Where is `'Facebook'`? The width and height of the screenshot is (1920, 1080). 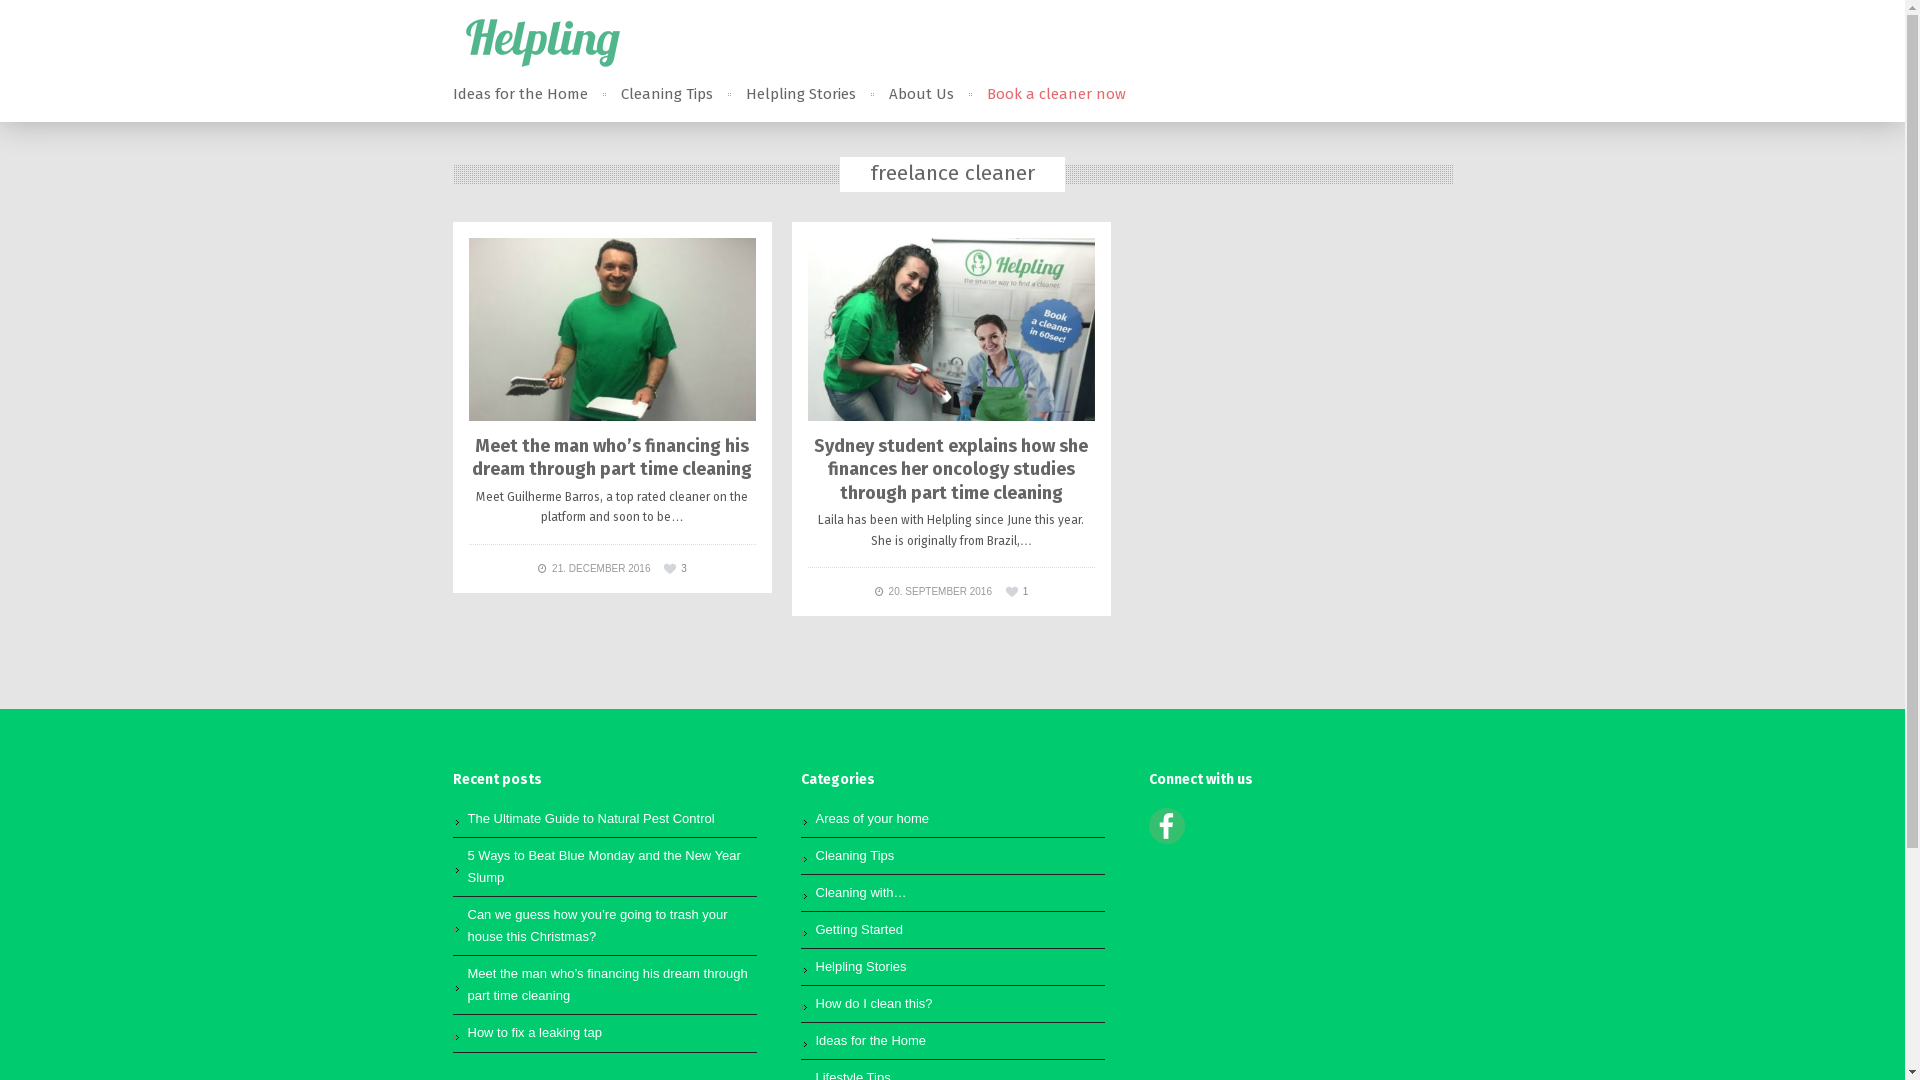
'Facebook' is located at coordinates (1166, 839).